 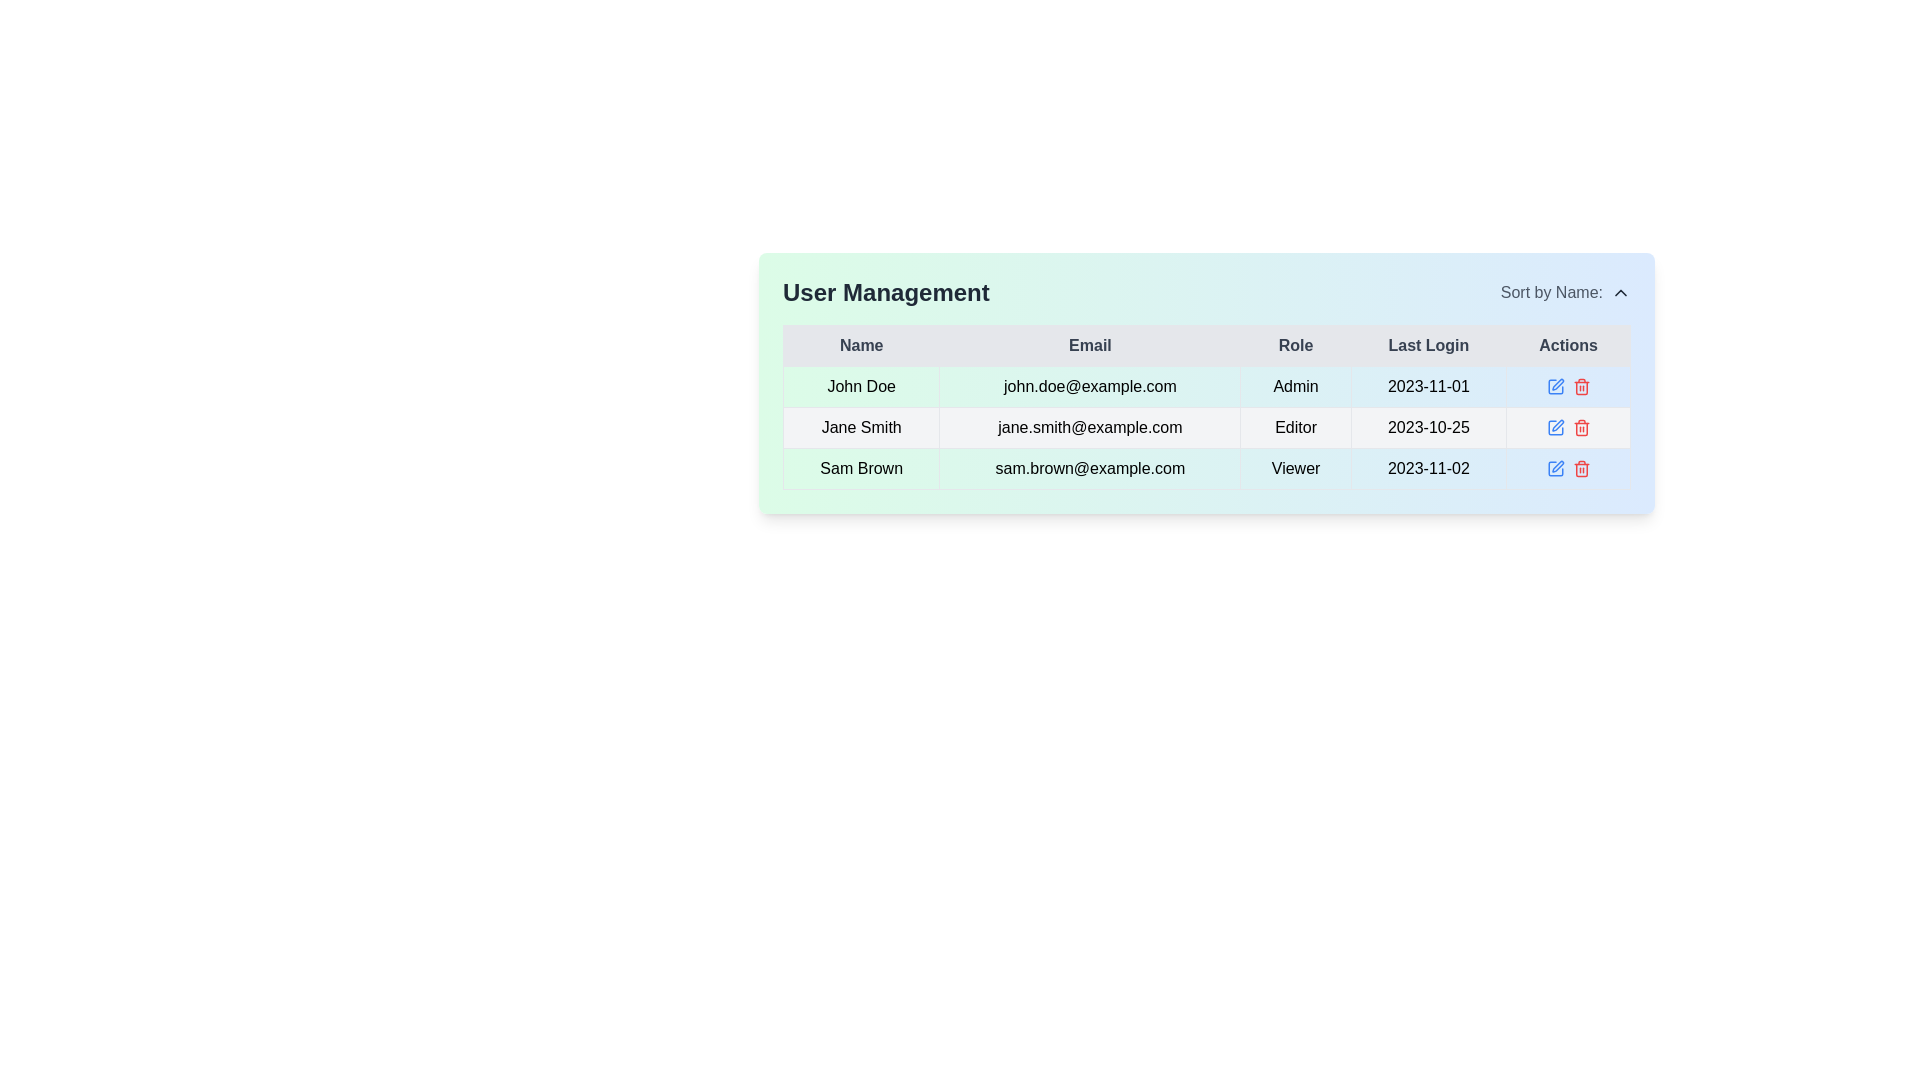 What do you see at coordinates (1427, 427) in the screenshot?
I see `text content displayed in the text label showing the last login date for user 'Jane Smith' located in the fourth column of the second row in the 'User Management' section` at bounding box center [1427, 427].